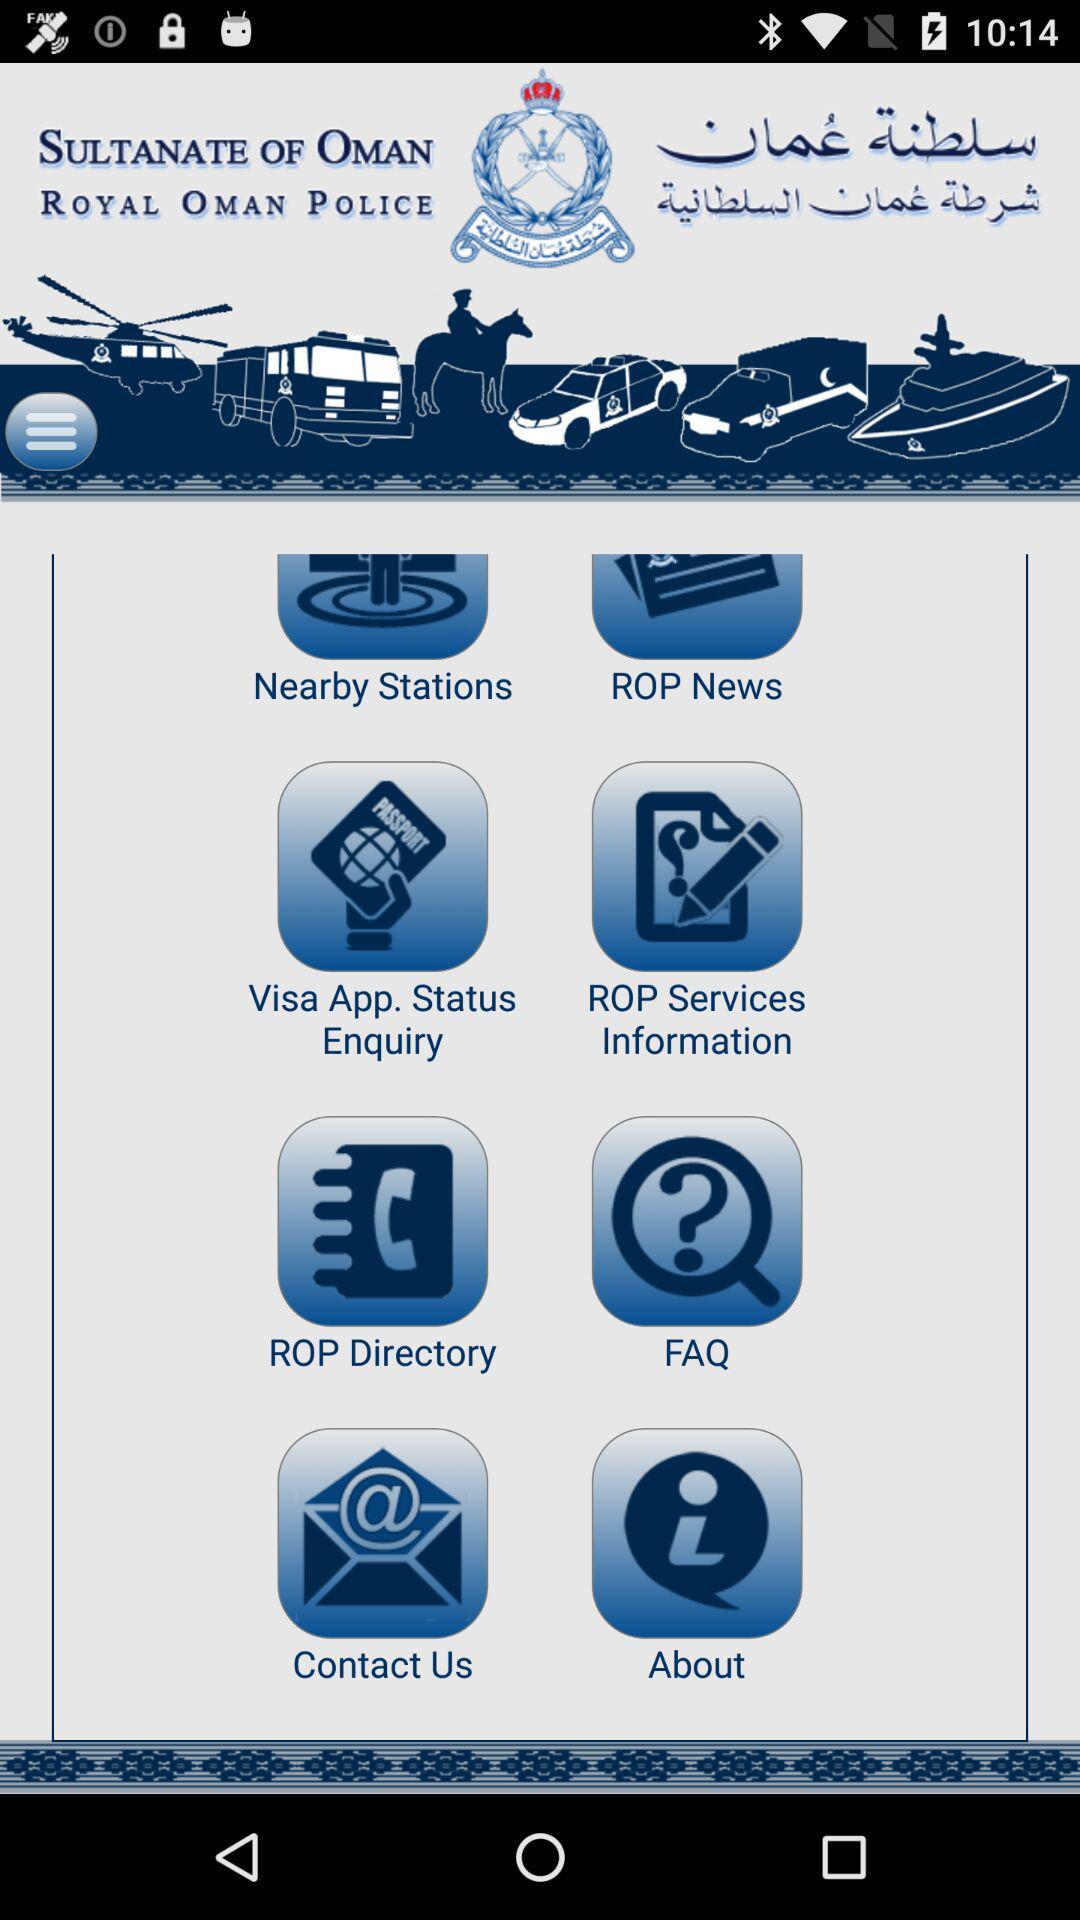 This screenshot has width=1080, height=1920. Describe the element at coordinates (696, 866) in the screenshot. I see `the item above the rop services information app` at that location.